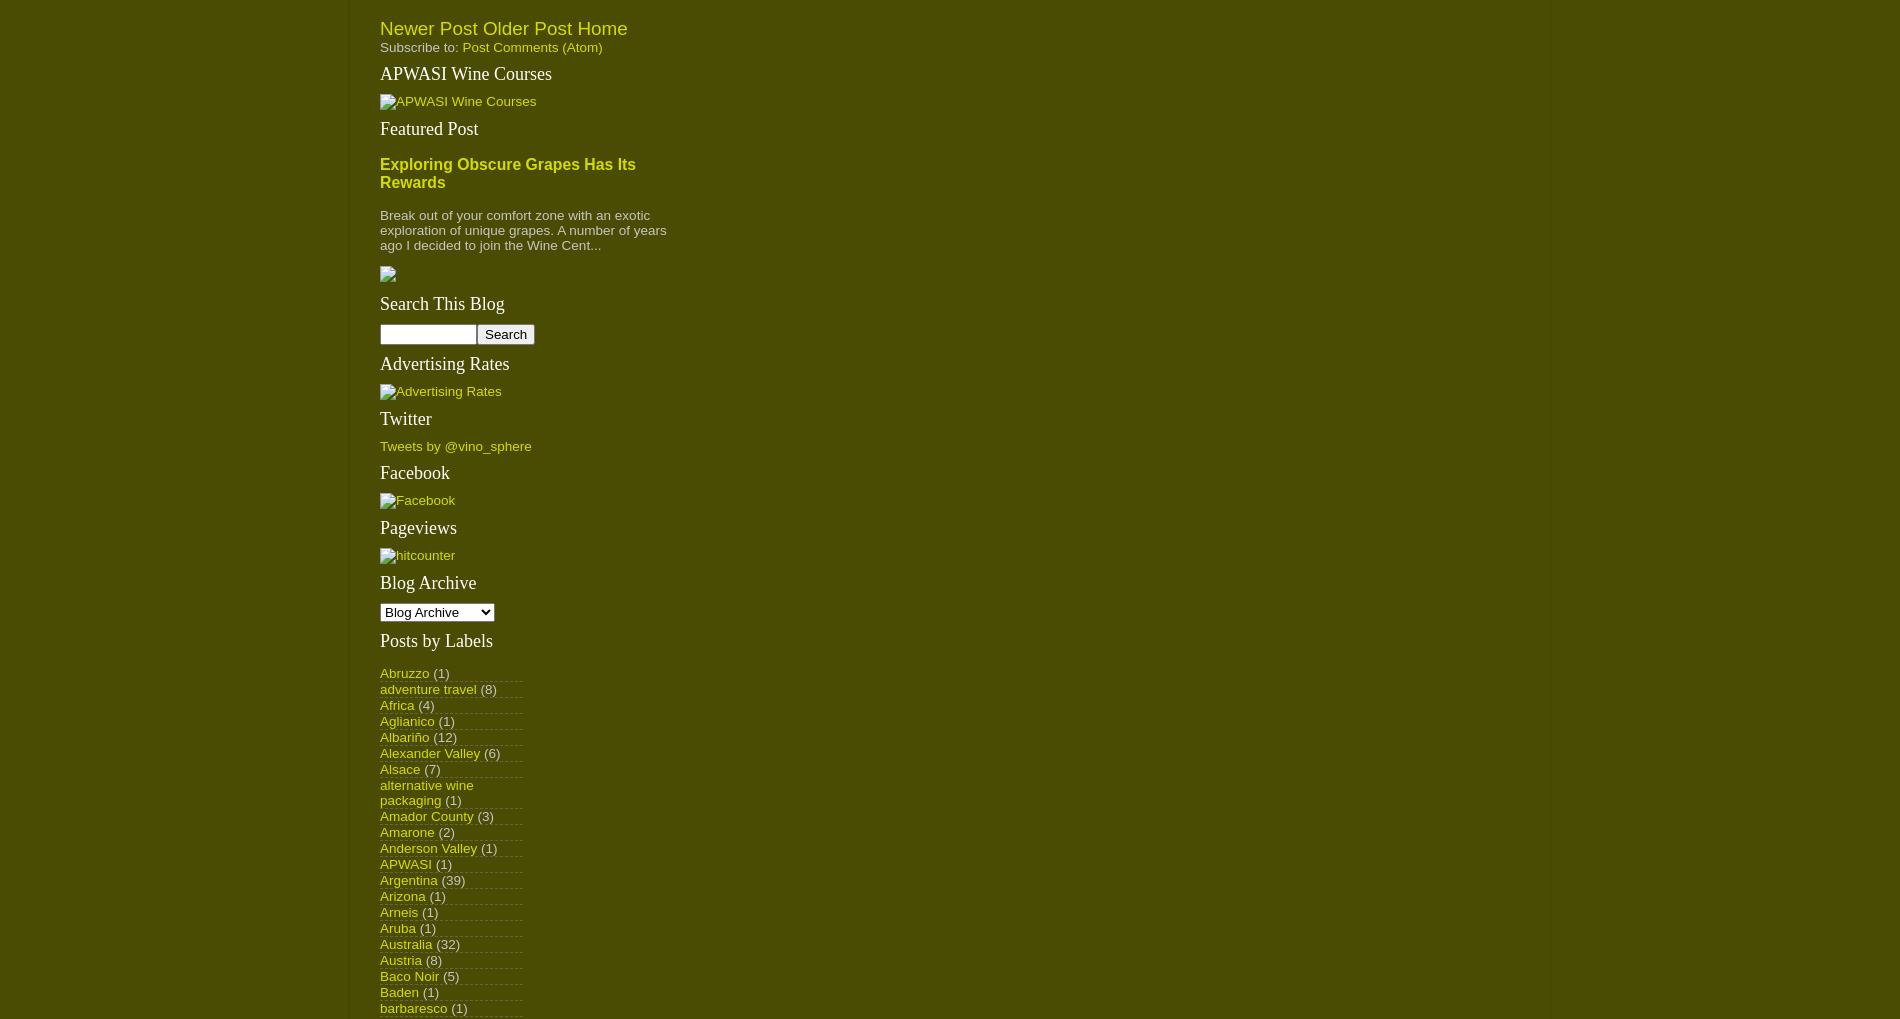  What do you see at coordinates (379, 991) in the screenshot?
I see `'Baden'` at bounding box center [379, 991].